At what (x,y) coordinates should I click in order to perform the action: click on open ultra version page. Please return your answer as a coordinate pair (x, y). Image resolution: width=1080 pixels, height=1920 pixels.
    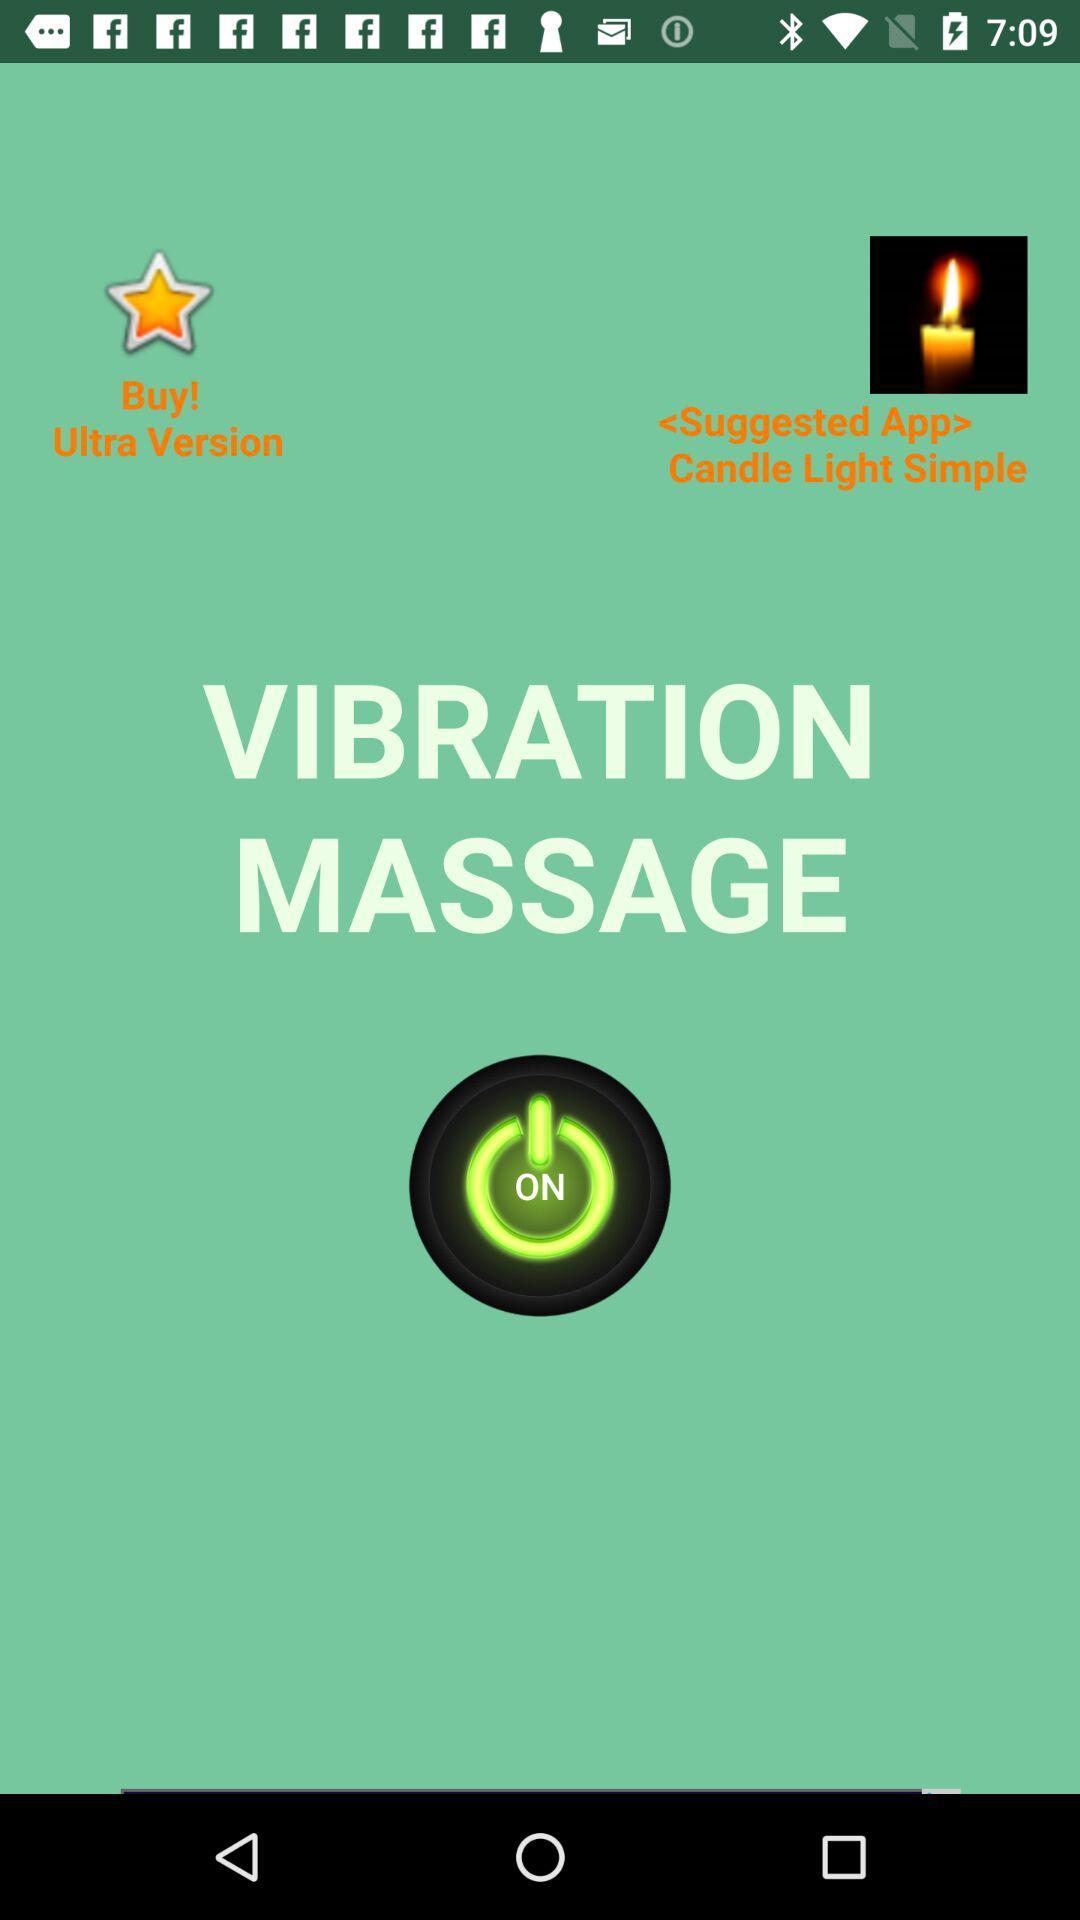
    Looking at the image, I should click on (156, 300).